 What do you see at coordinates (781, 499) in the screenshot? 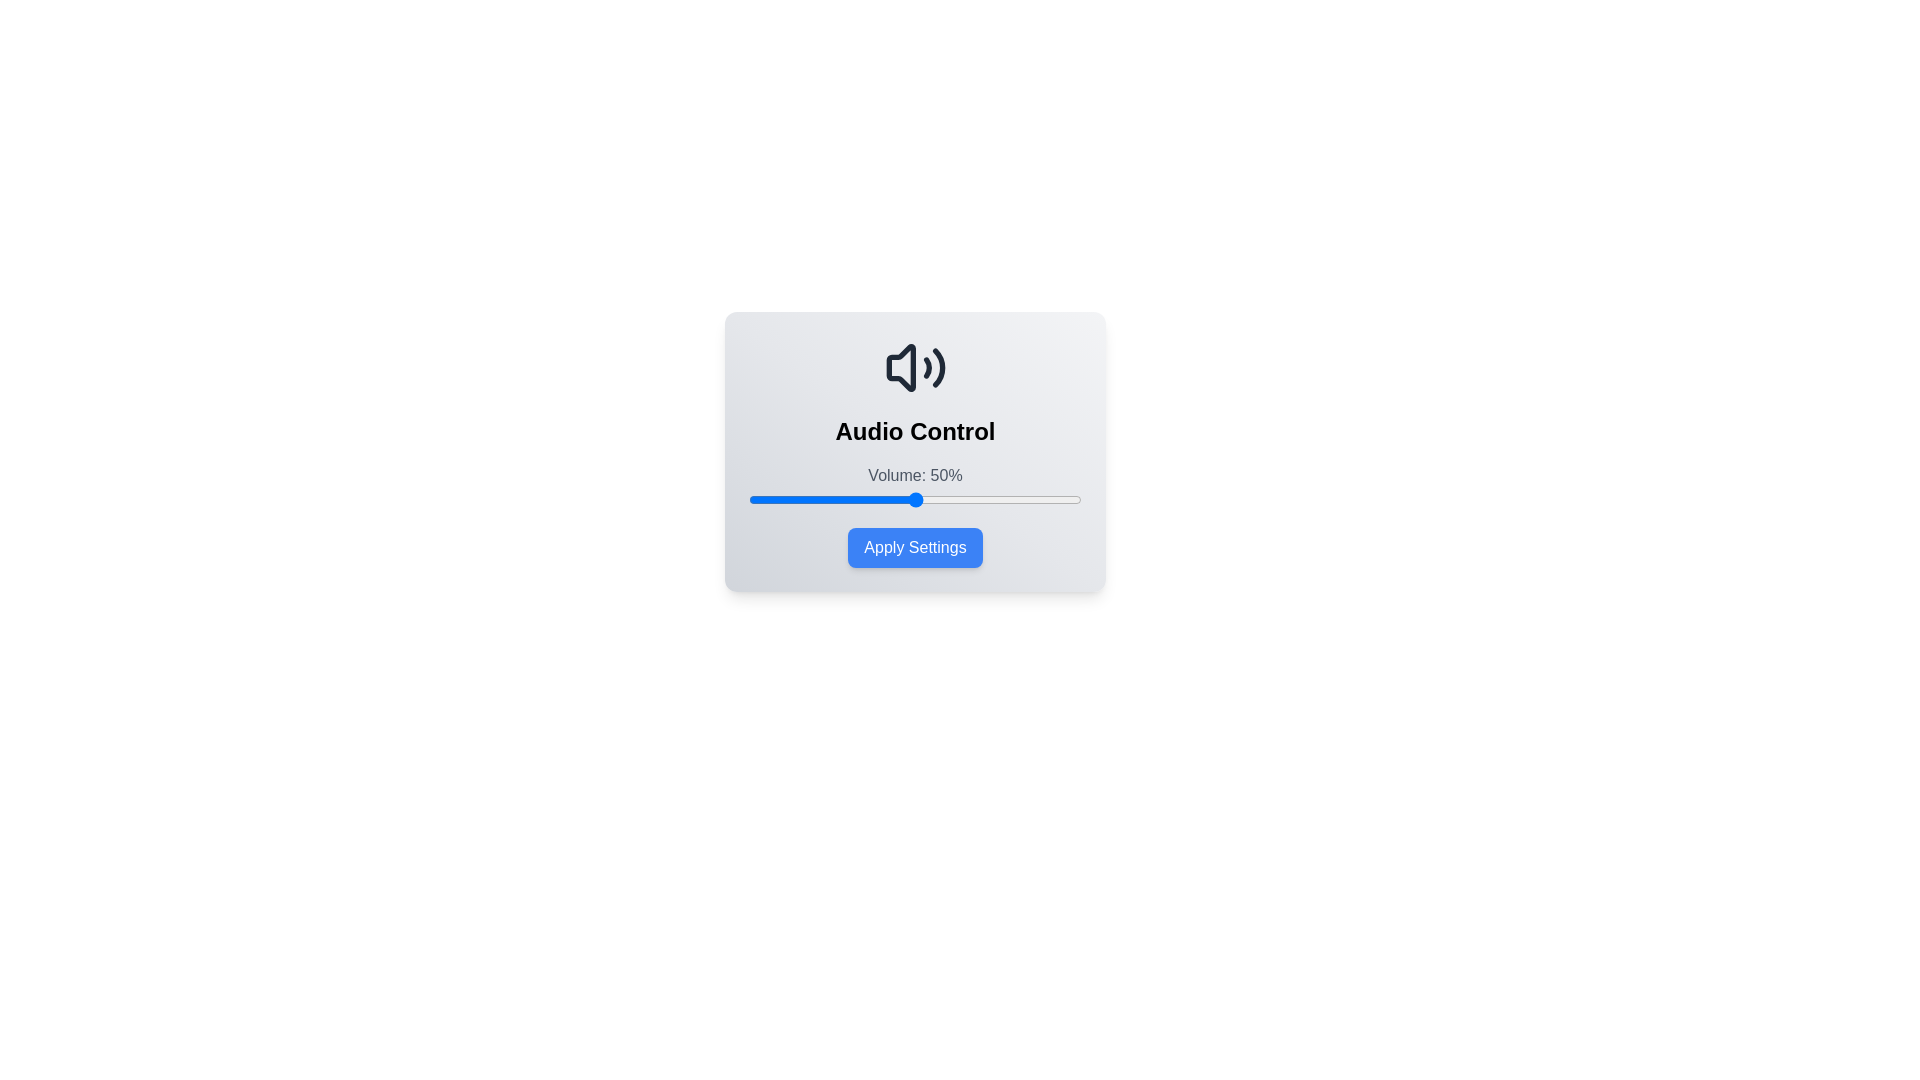
I see `the slider` at bounding box center [781, 499].